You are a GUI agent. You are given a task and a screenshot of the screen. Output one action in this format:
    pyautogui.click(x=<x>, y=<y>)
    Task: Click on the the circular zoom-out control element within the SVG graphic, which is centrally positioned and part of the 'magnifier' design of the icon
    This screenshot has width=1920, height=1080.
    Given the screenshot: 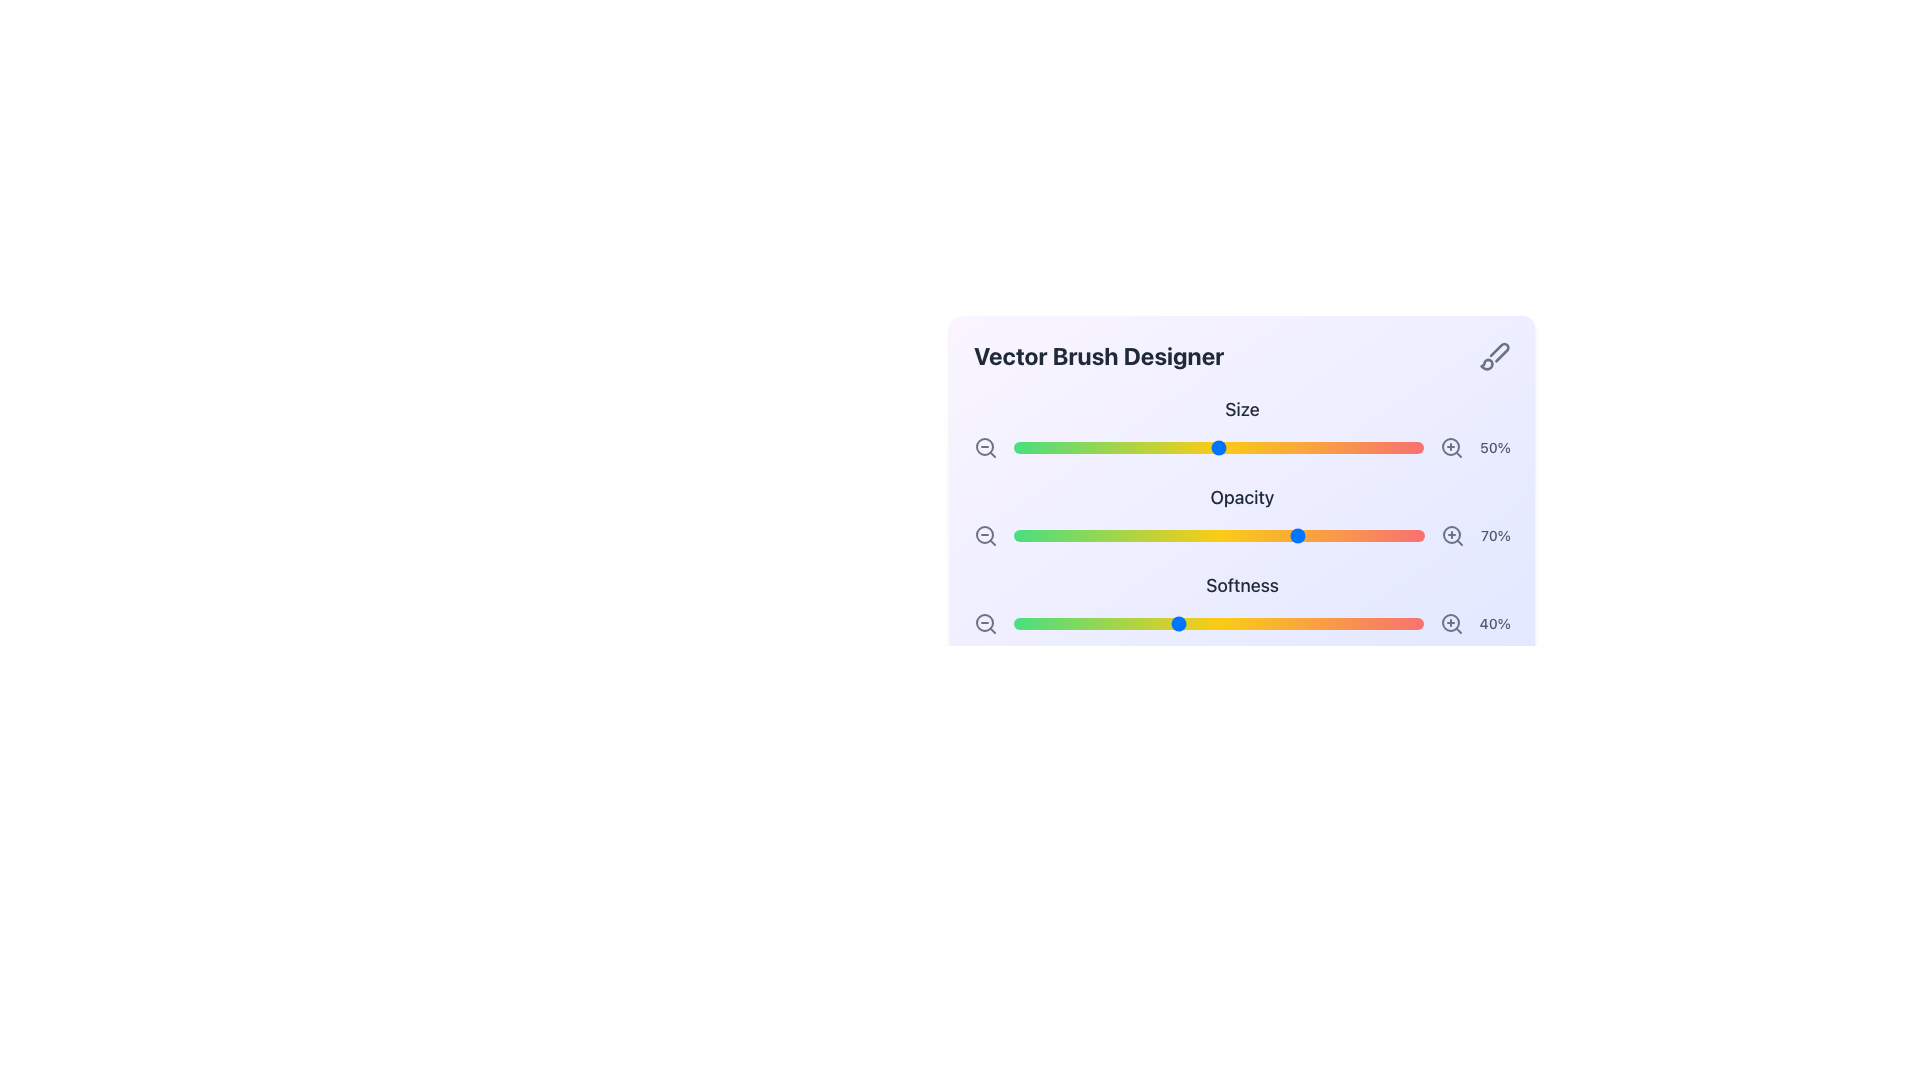 What is the action you would take?
    pyautogui.click(x=984, y=534)
    